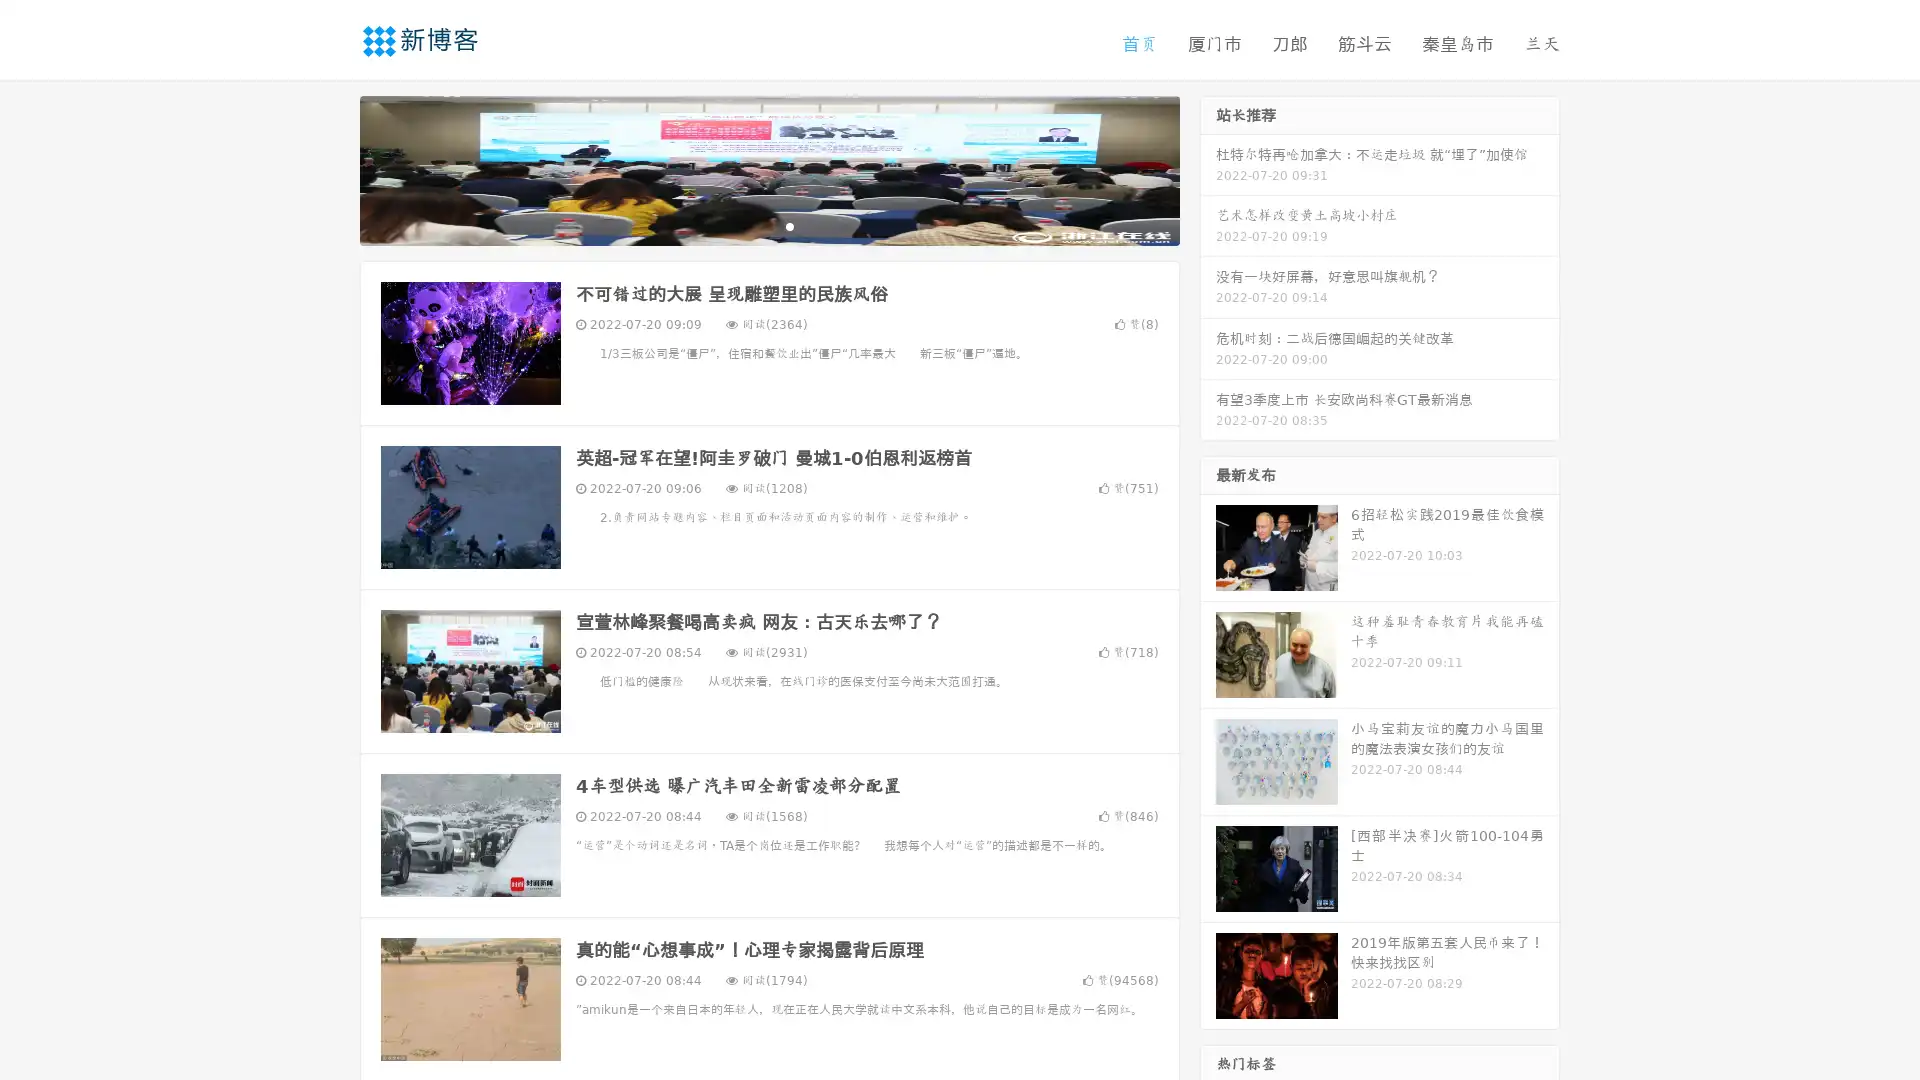 This screenshot has height=1080, width=1920. Describe the element at coordinates (748, 225) in the screenshot. I see `Go to slide 1` at that location.